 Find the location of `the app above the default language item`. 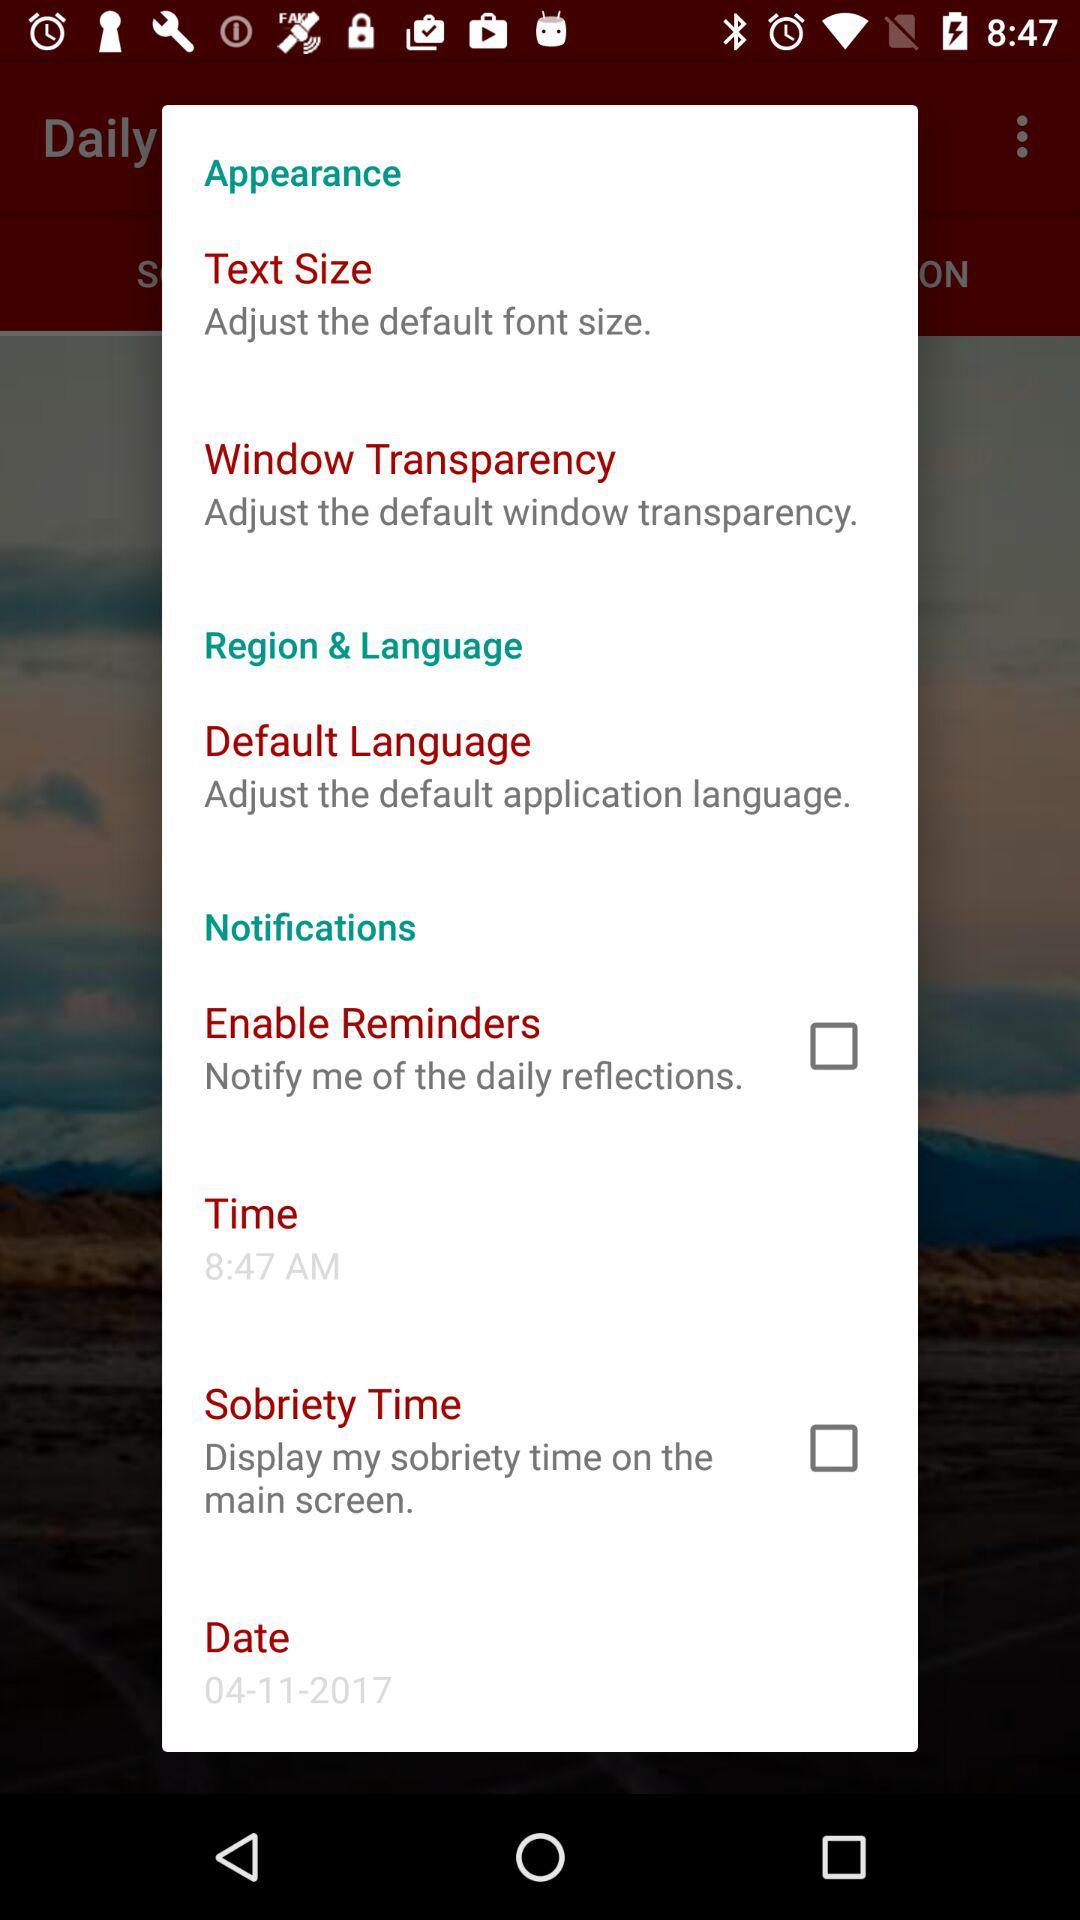

the app above the default language item is located at coordinates (540, 622).